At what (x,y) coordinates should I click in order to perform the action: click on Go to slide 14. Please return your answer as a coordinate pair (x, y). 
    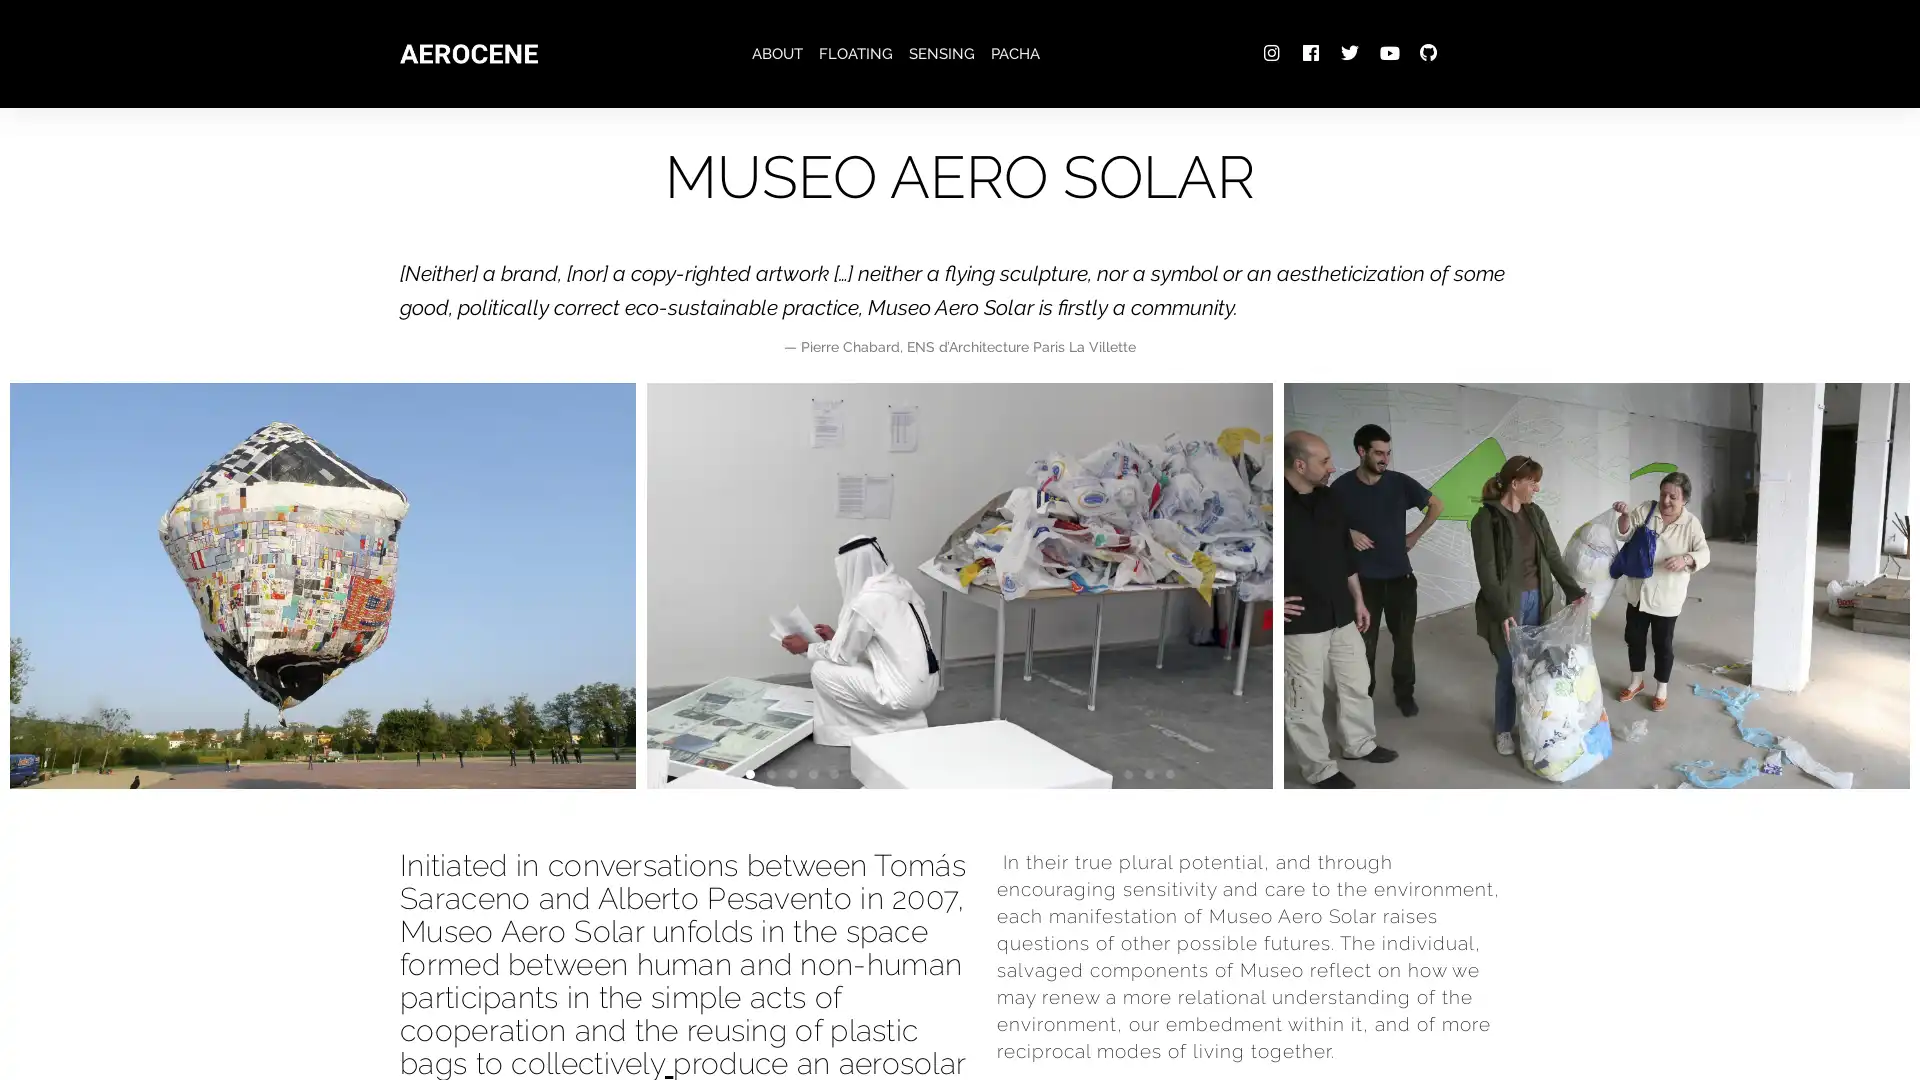
    Looking at the image, I should click on (1022, 773).